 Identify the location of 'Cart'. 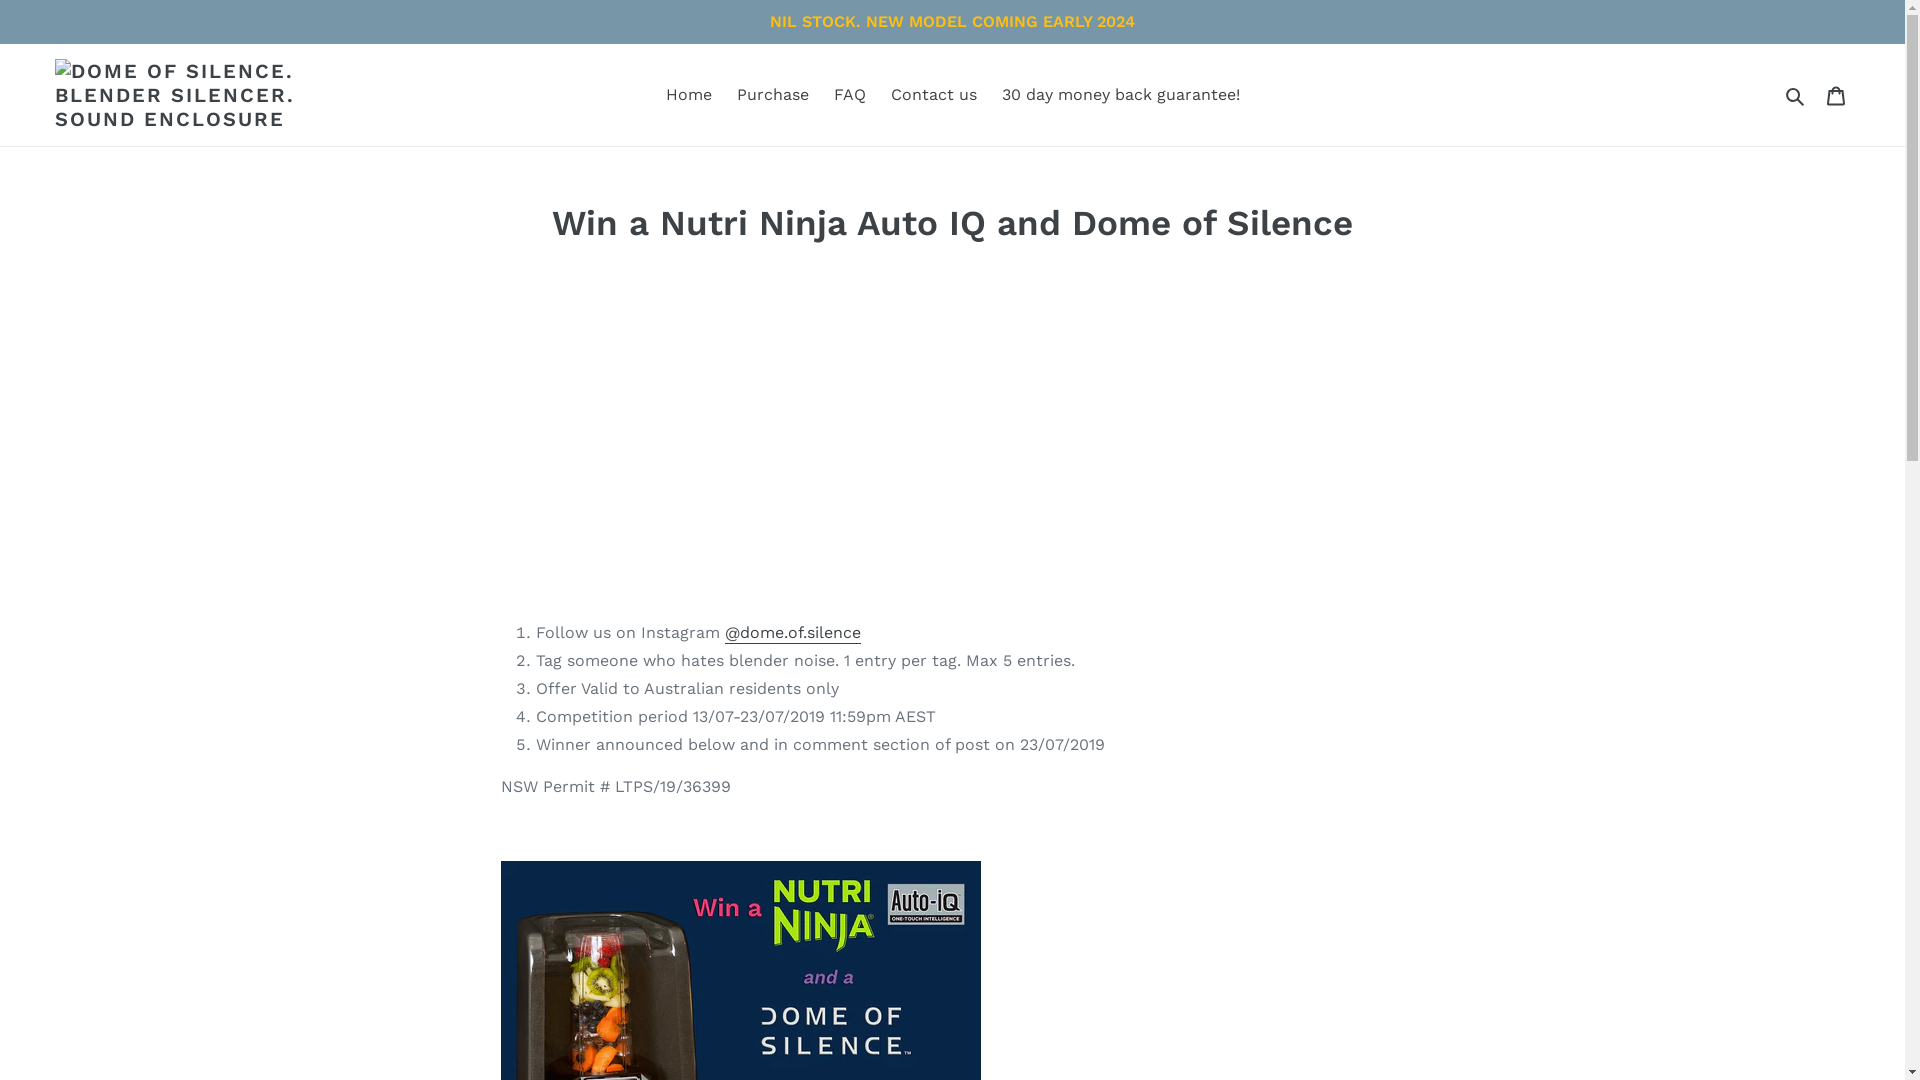
(1814, 95).